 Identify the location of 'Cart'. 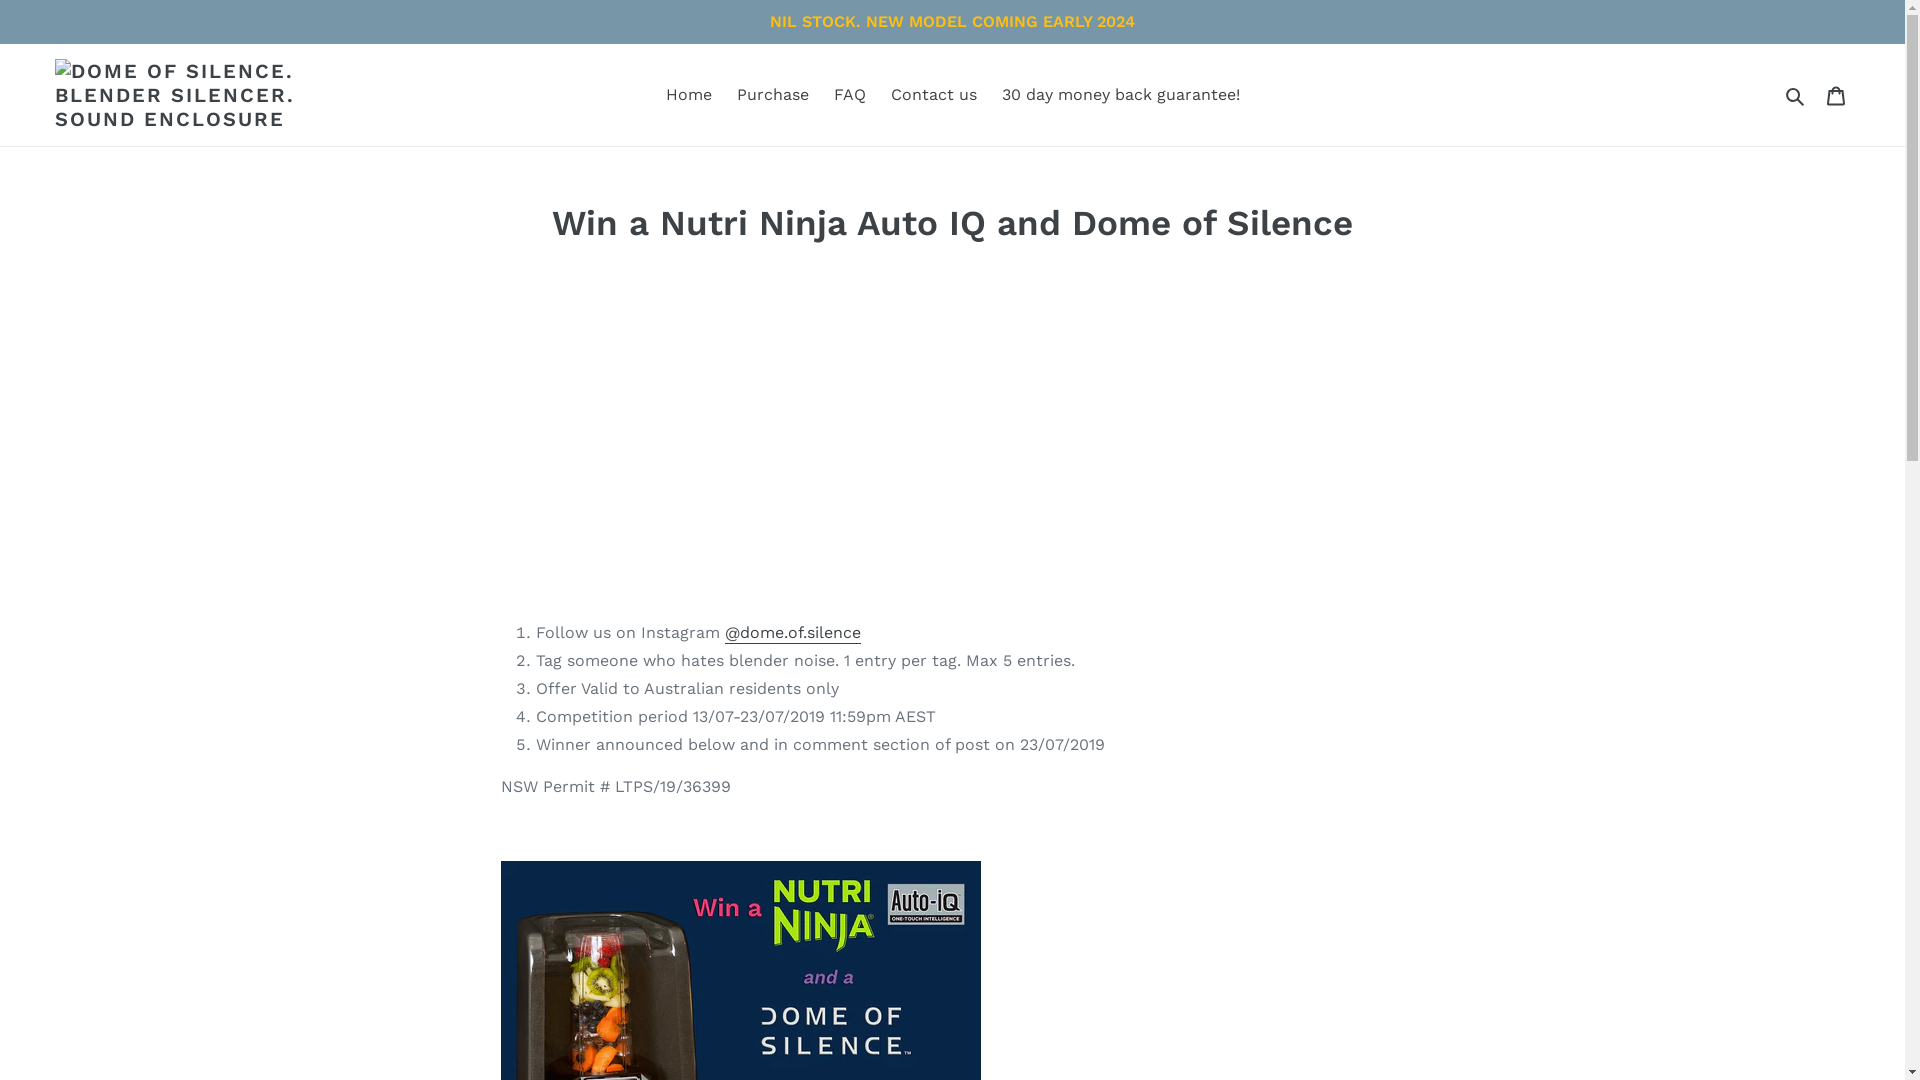
(1814, 95).